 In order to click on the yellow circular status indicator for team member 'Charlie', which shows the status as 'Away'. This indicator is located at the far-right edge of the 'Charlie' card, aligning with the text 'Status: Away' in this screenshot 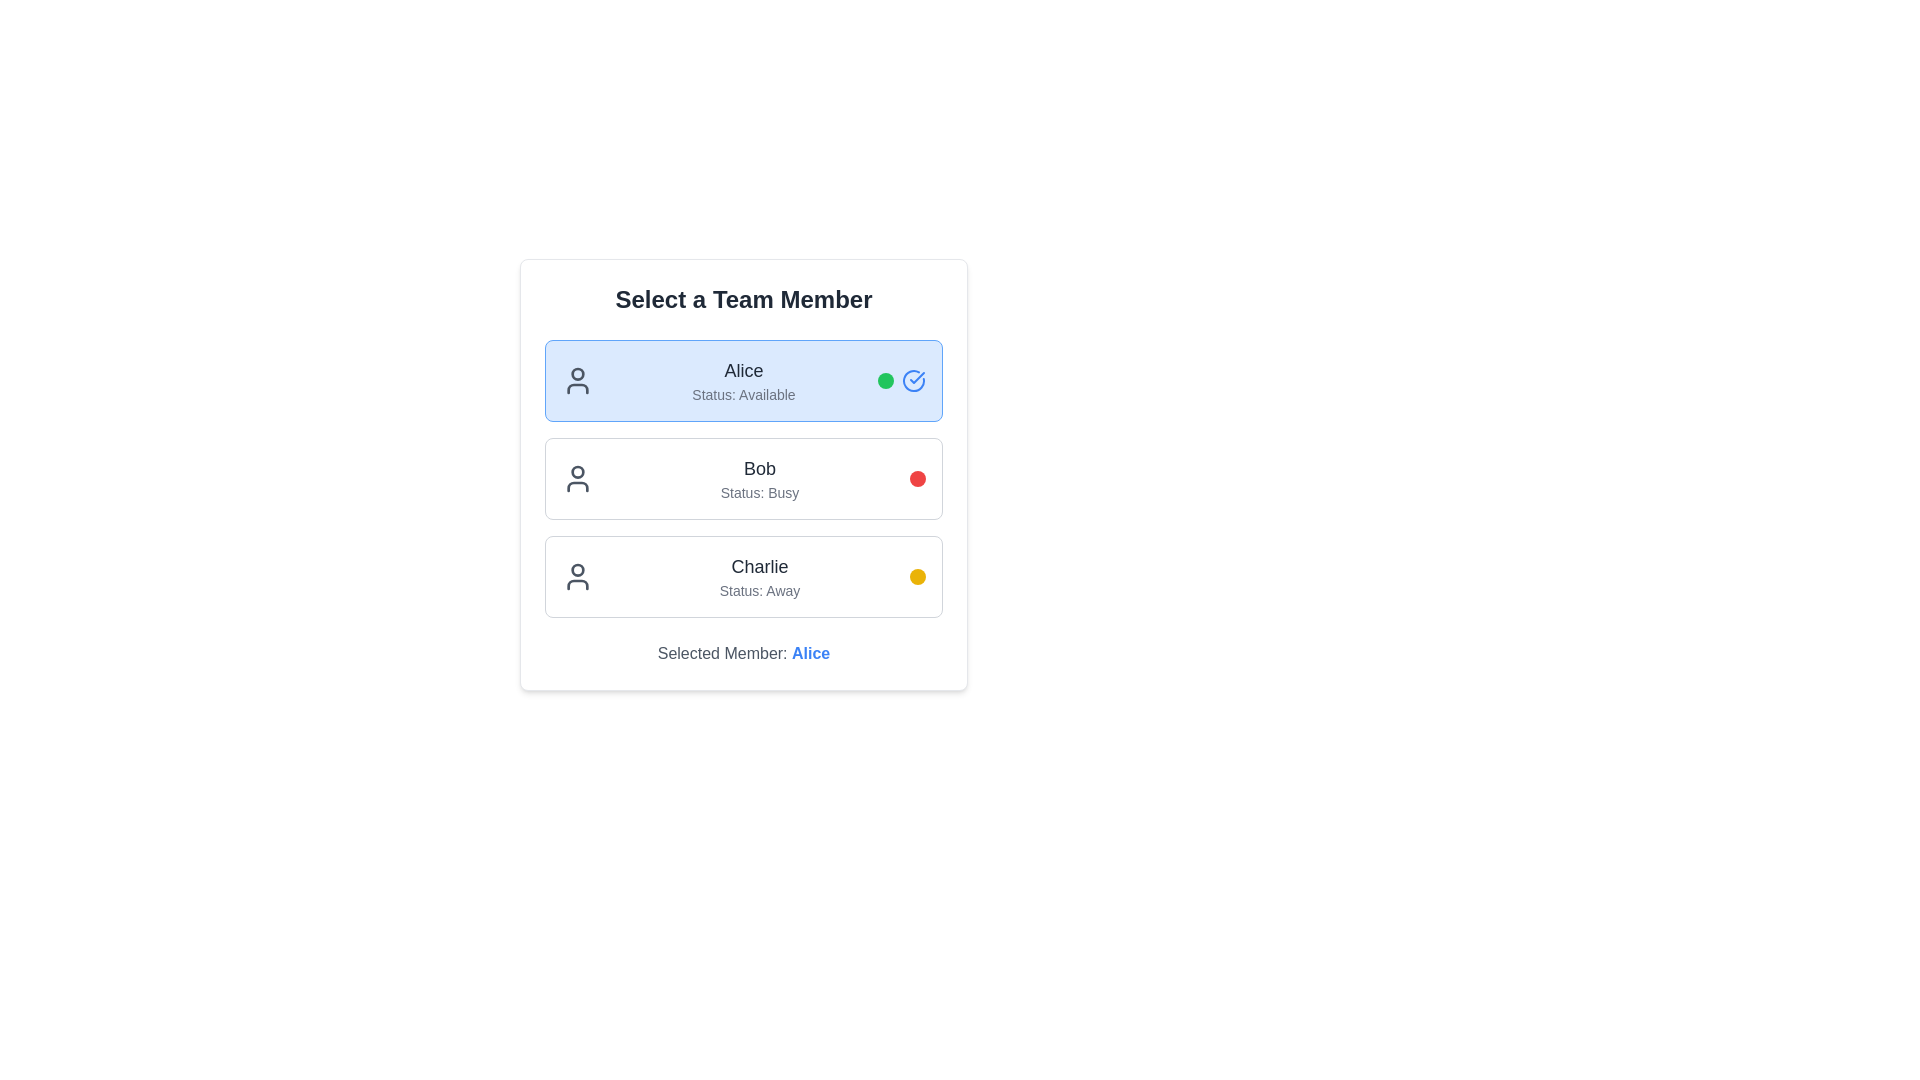, I will do `click(916, 577)`.